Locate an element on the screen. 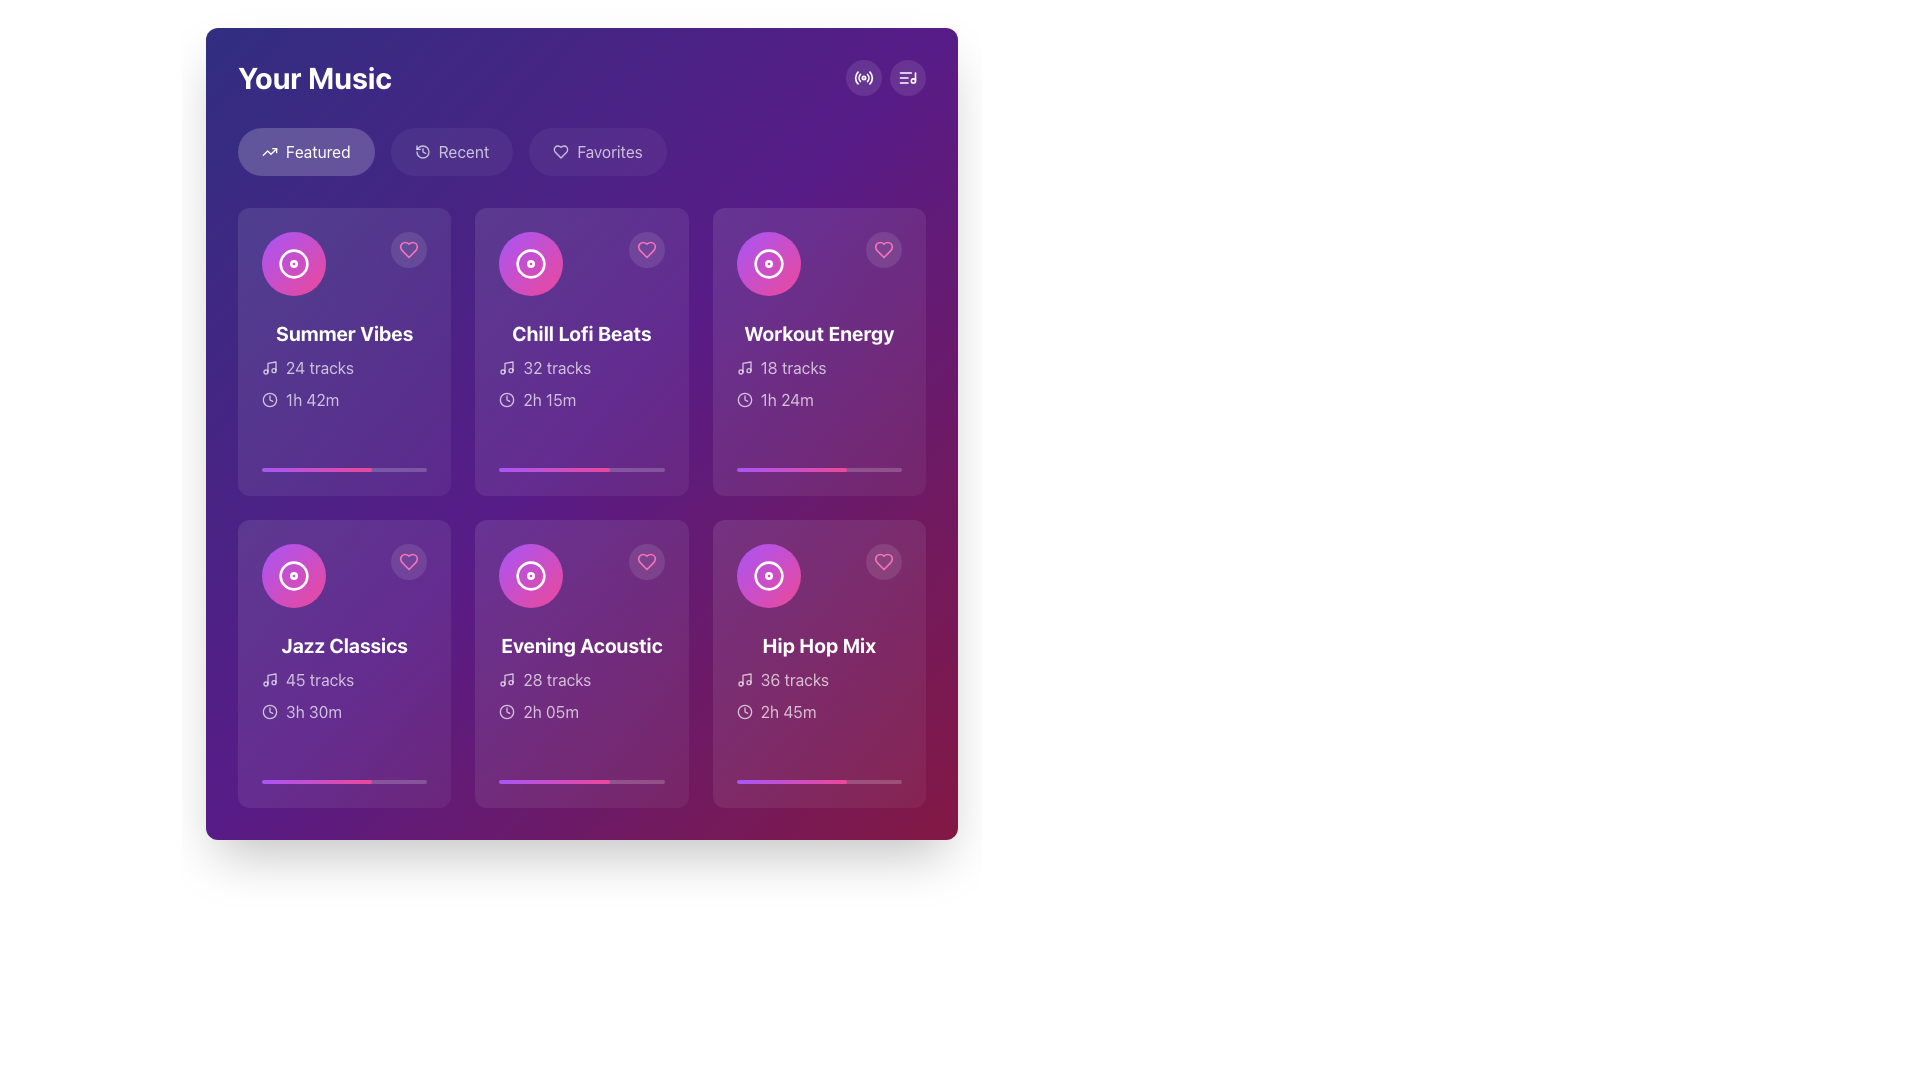 The image size is (1920, 1080). the circular graphic element of the SVG clock symbol, which is positioned at the center of the clock icon above the text '2h 05m' in the 'Evening Acoustic' section is located at coordinates (507, 711).